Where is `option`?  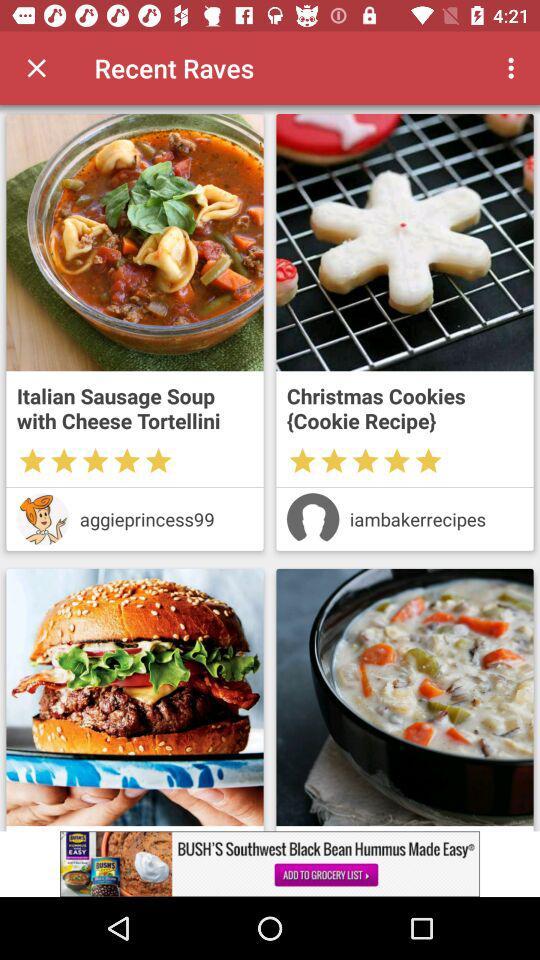
option is located at coordinates (36, 68).